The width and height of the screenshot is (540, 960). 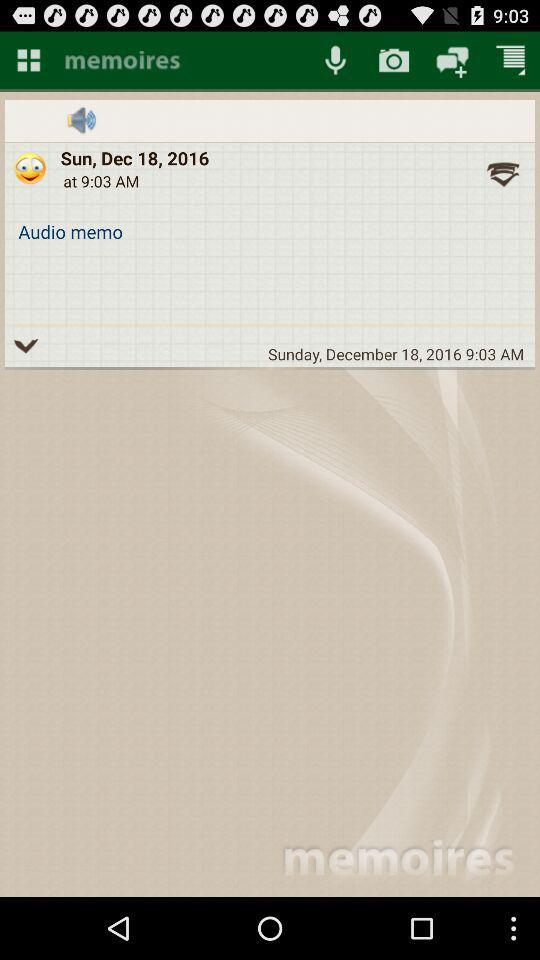 What do you see at coordinates (335, 64) in the screenshot?
I see `the microphone icon` at bounding box center [335, 64].